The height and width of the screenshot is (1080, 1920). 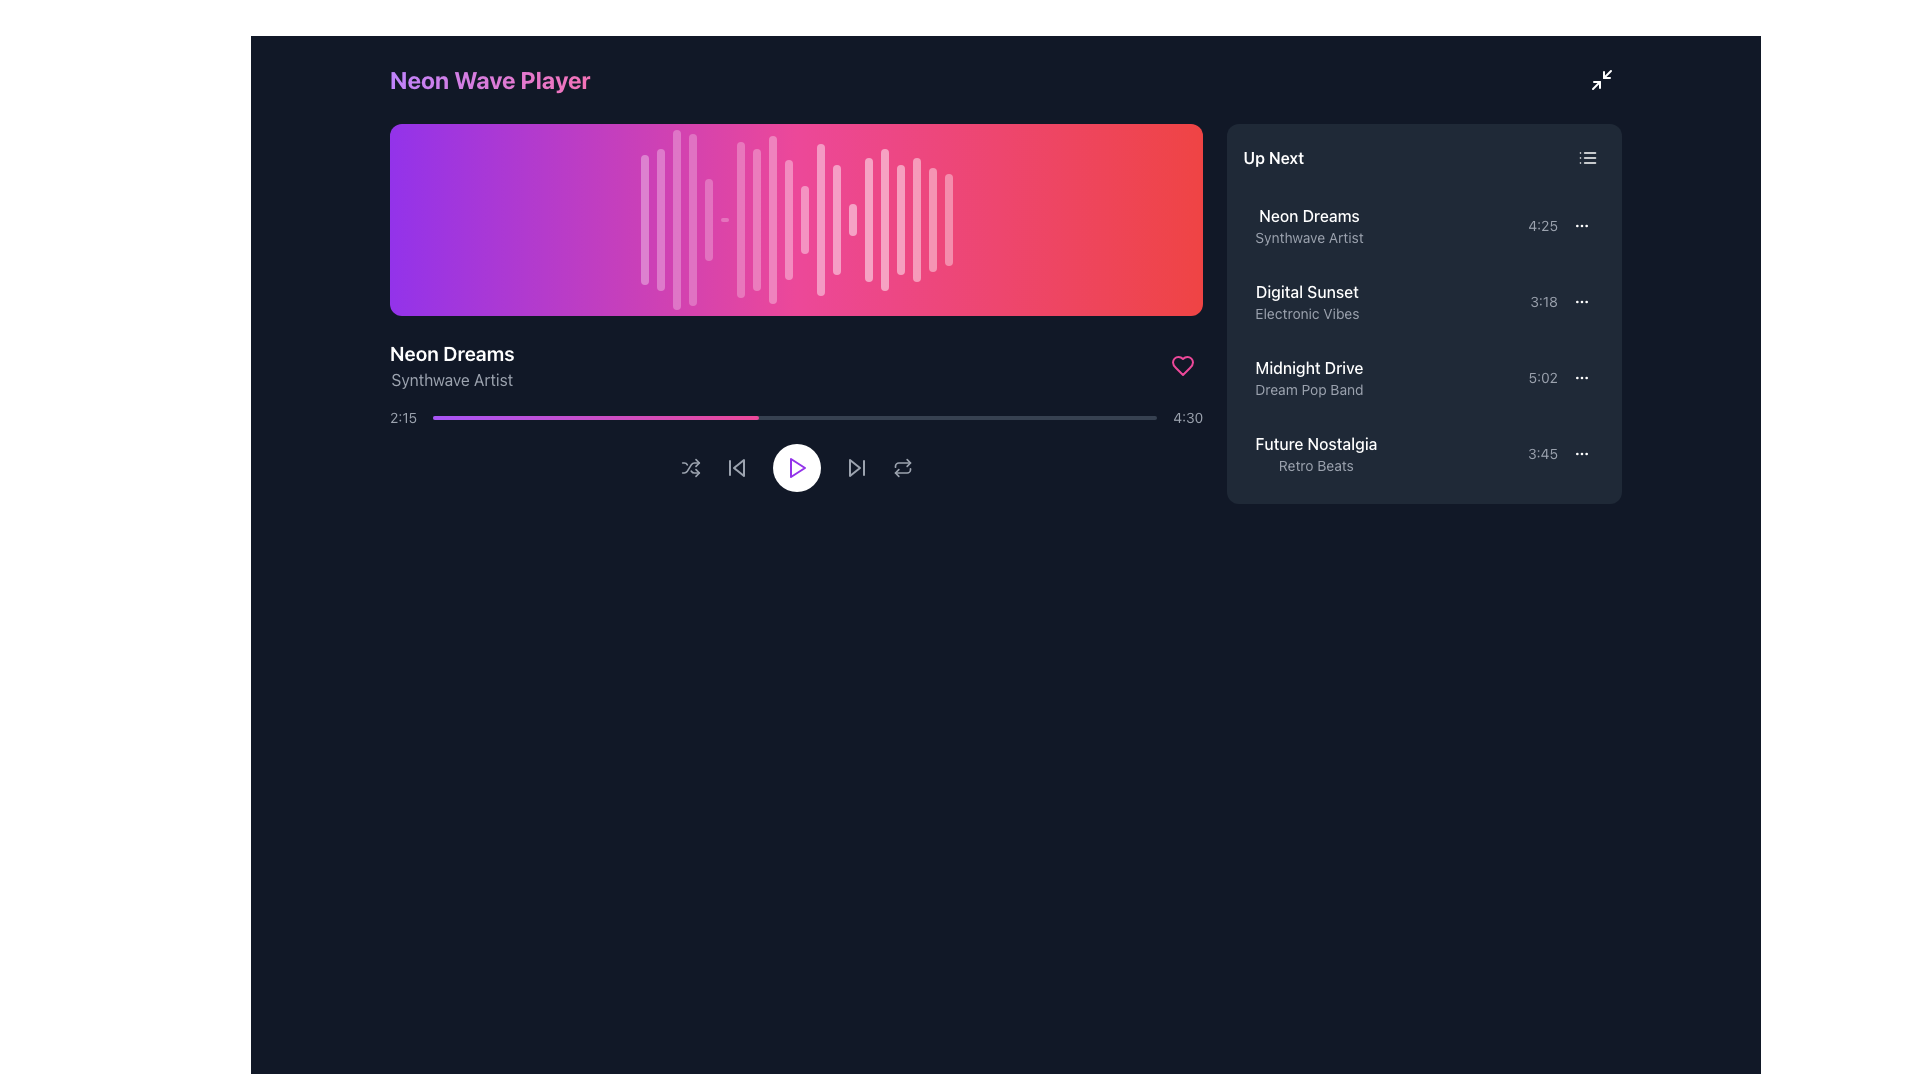 What do you see at coordinates (1580, 378) in the screenshot?
I see `the options menu button for the 'Midnight Drive' track located in the upper-right corner of the 'Up Next' section` at bounding box center [1580, 378].